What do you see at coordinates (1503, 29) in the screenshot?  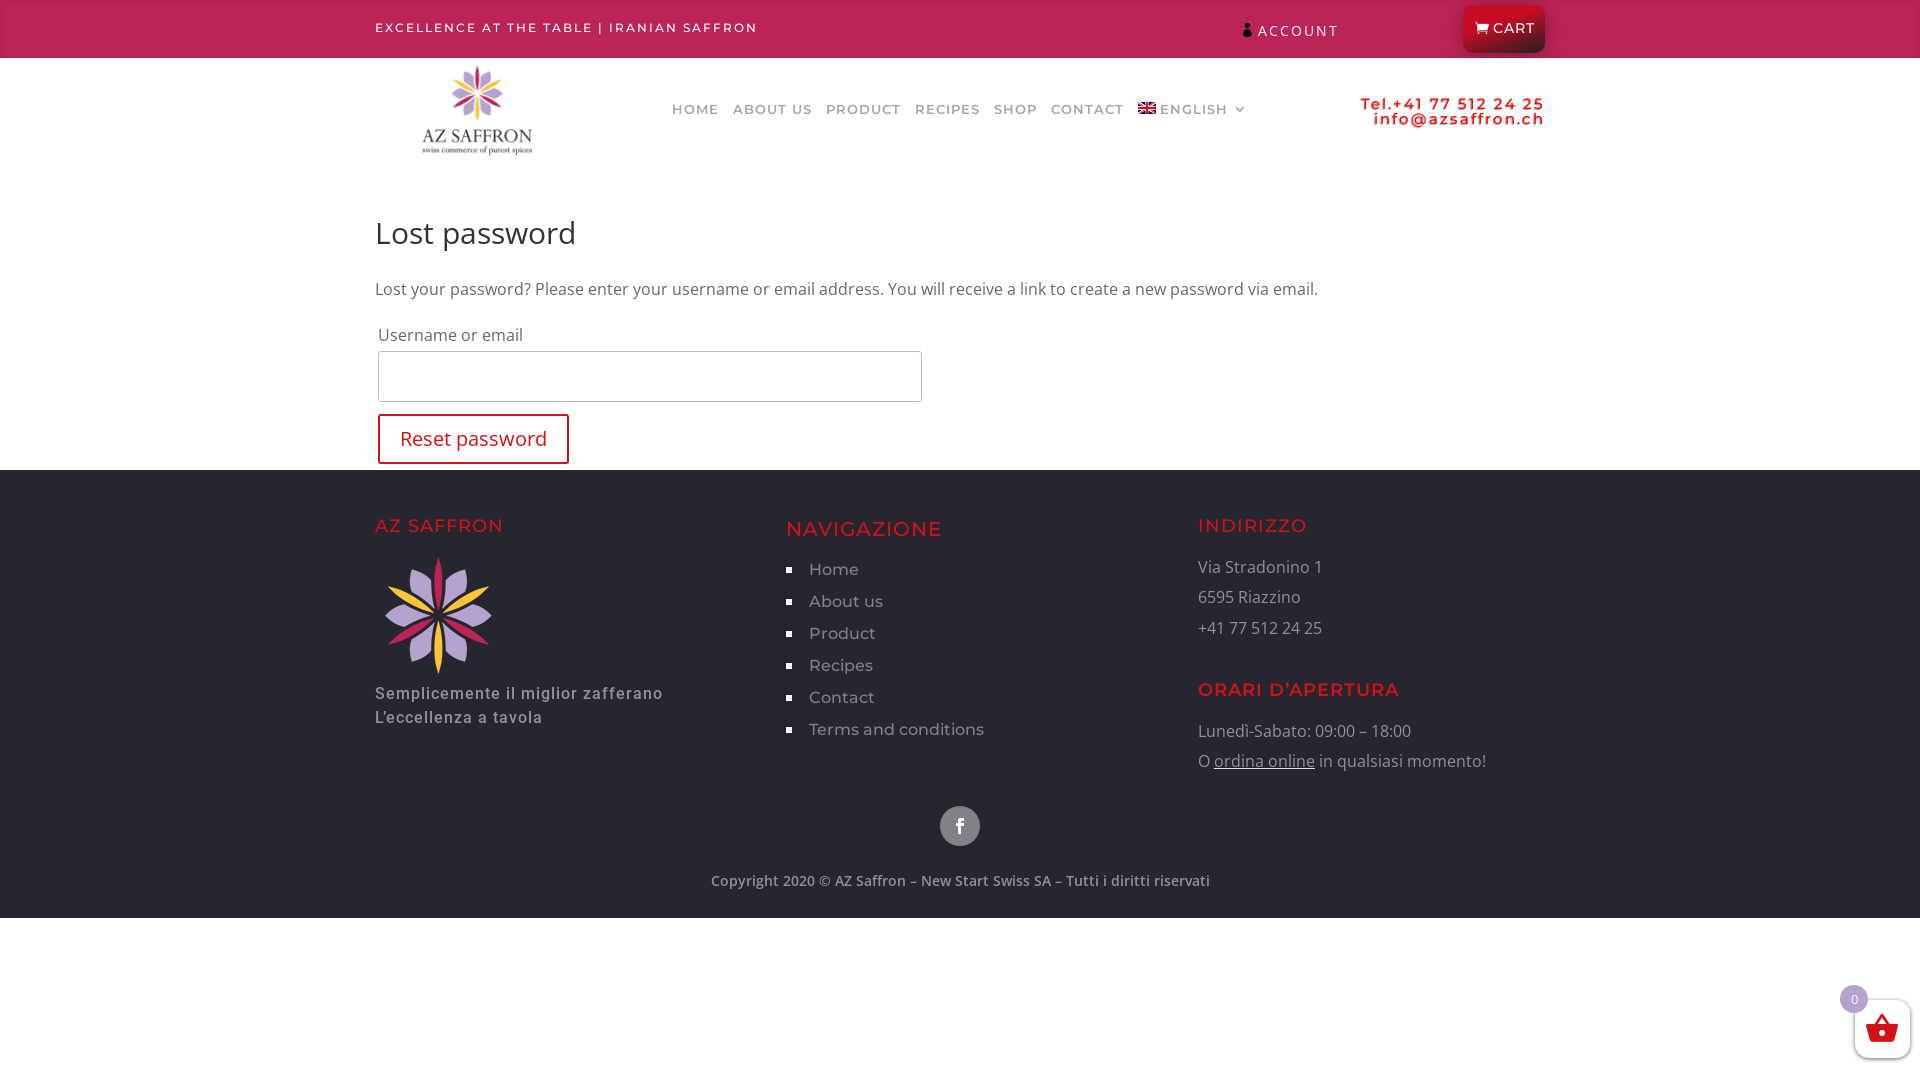 I see `'CART'` at bounding box center [1503, 29].